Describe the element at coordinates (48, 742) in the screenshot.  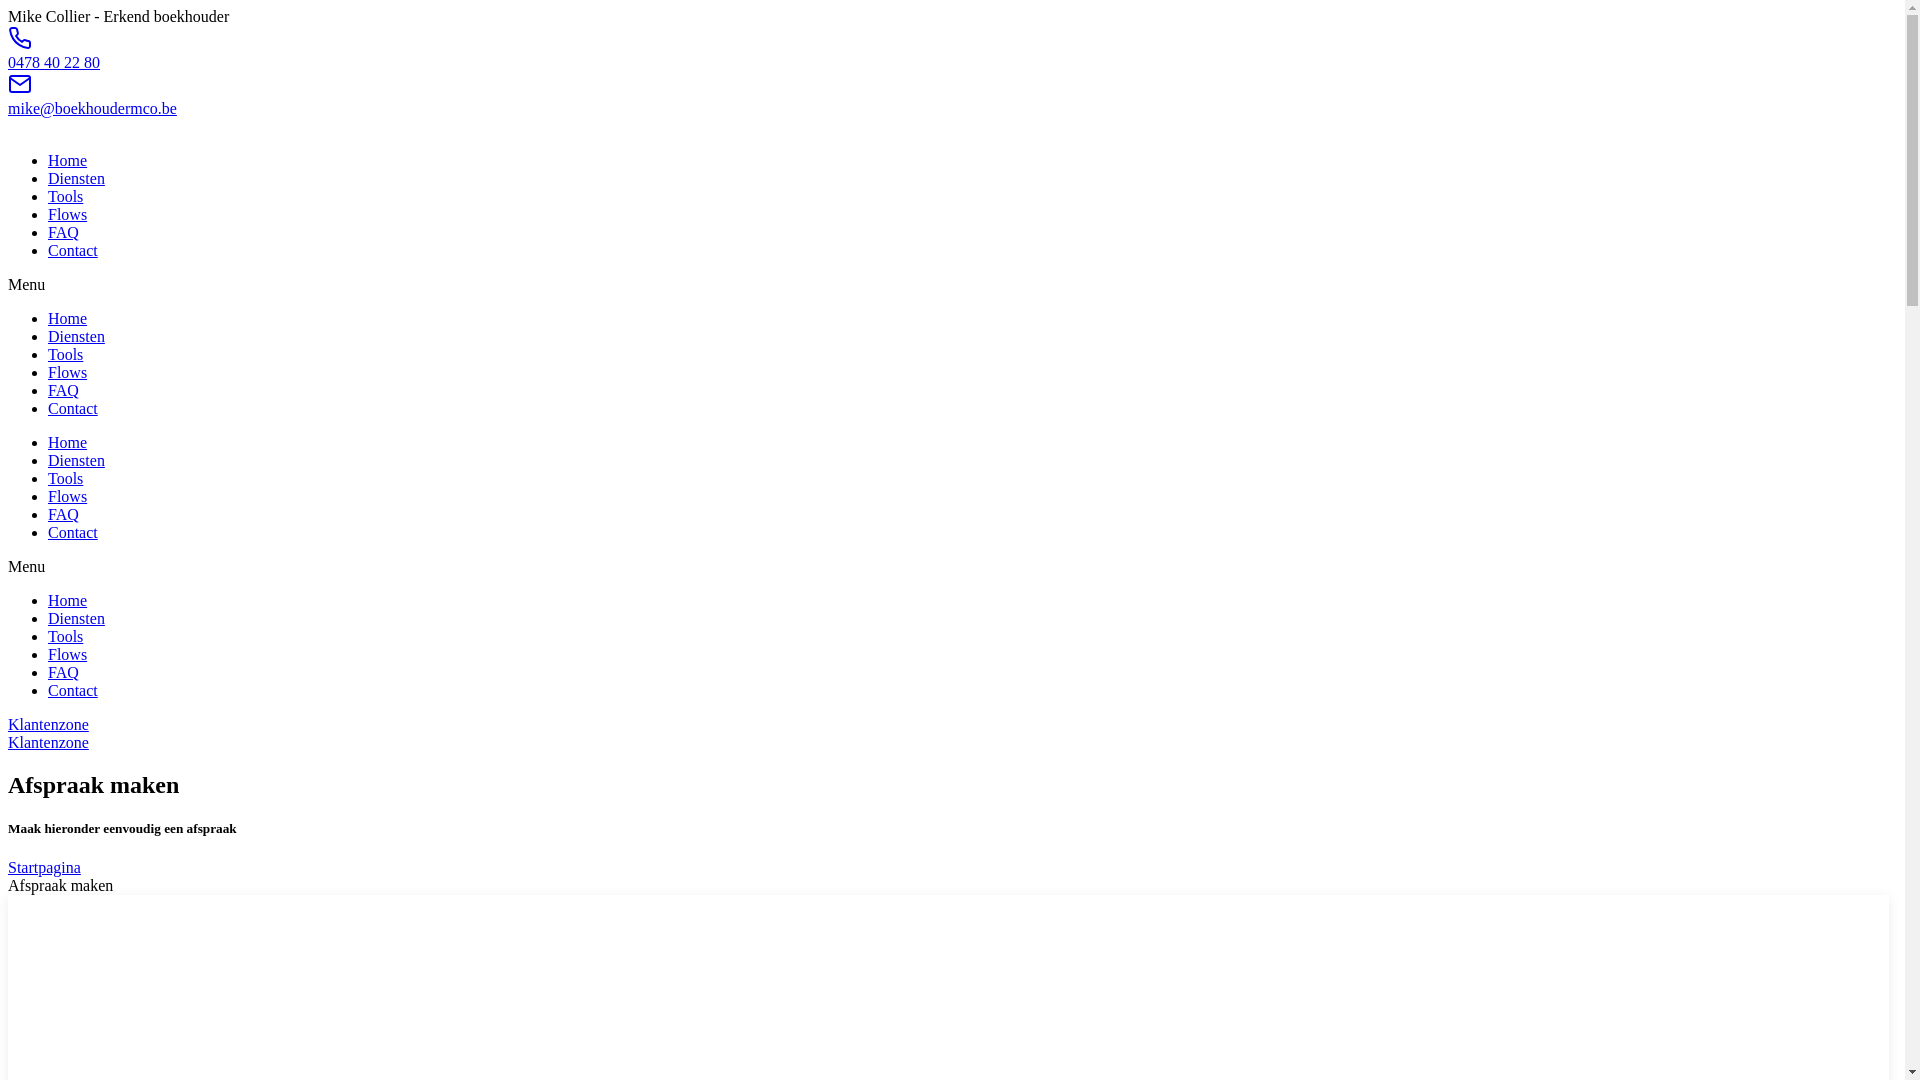
I see `'Klantenzone'` at that location.